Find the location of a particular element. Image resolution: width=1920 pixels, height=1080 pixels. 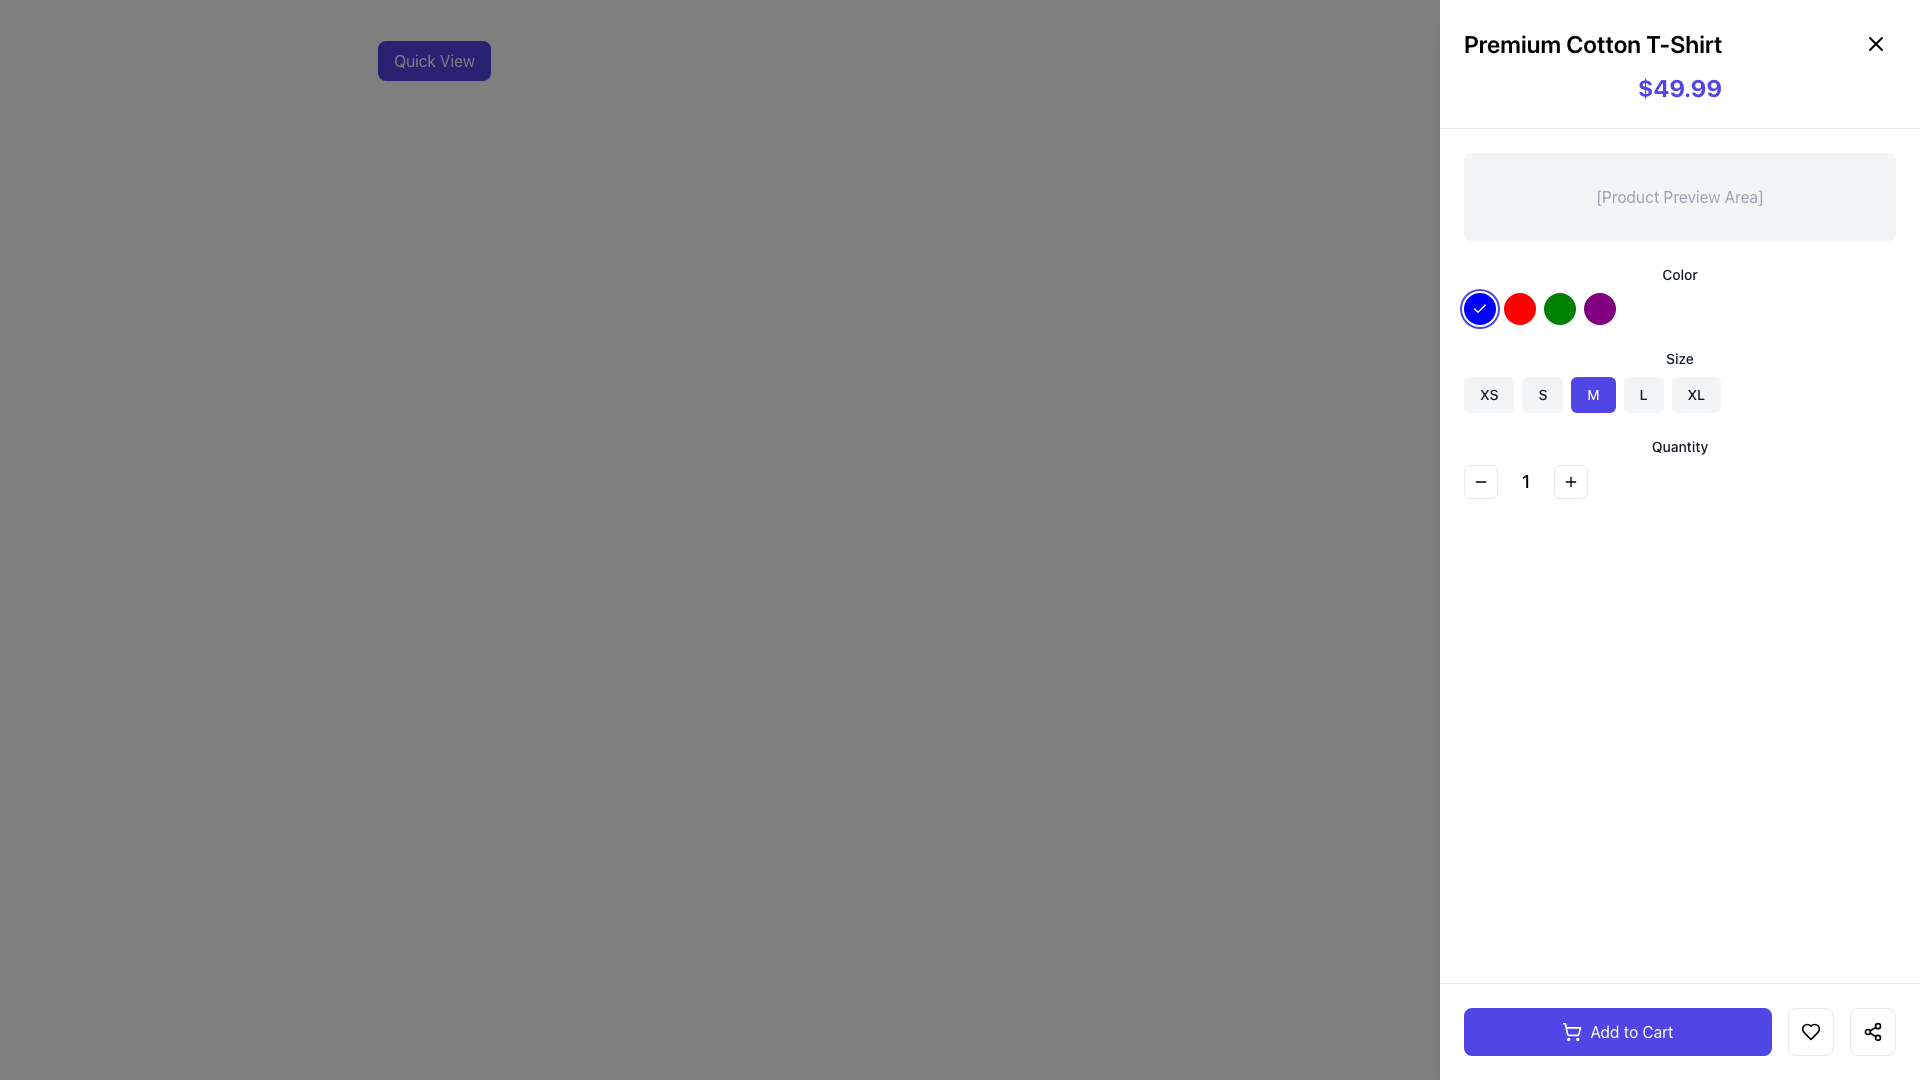

the 'L' (Large) size button located in the middle section under the 'Size' header is located at coordinates (1643, 394).